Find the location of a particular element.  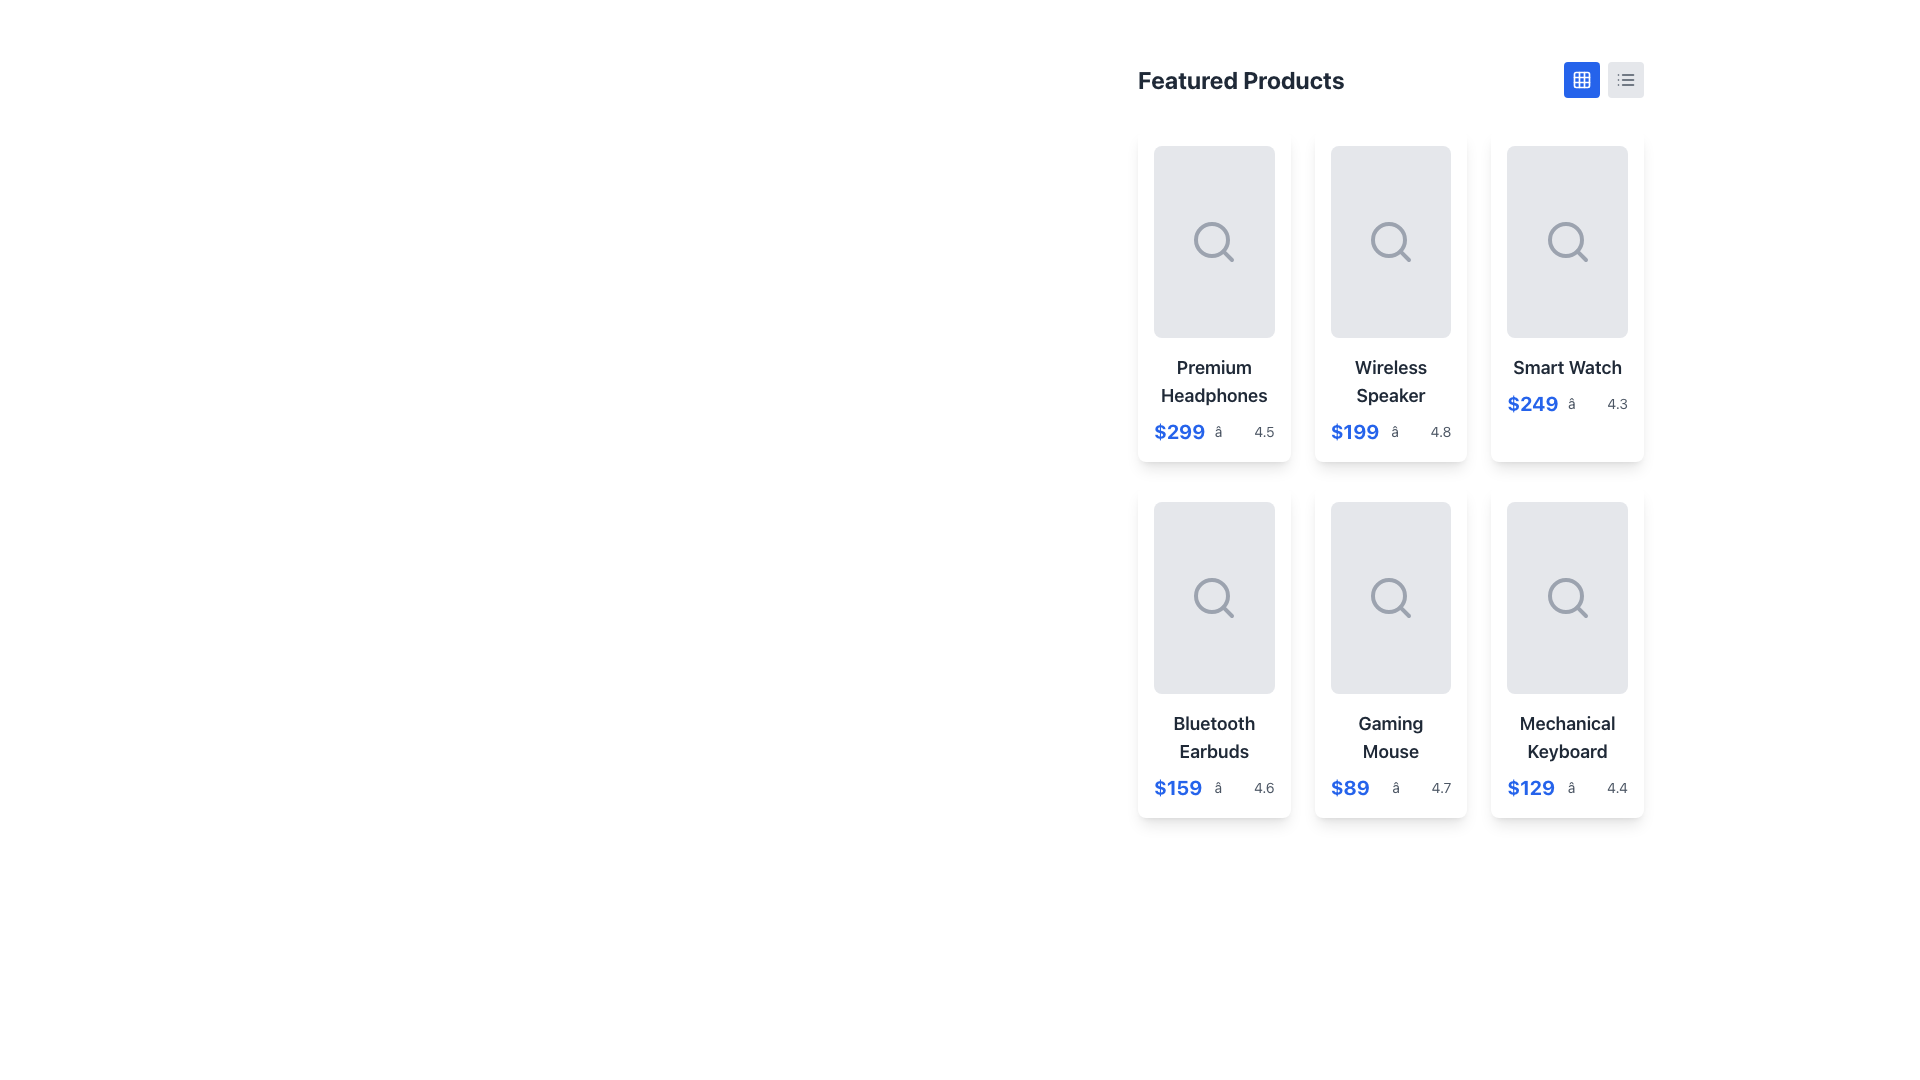

text of the 'Premium Headphones' label located in the 'Featured Products' section, which is the title for the product card in the top-left of the grid is located at coordinates (1213, 381).